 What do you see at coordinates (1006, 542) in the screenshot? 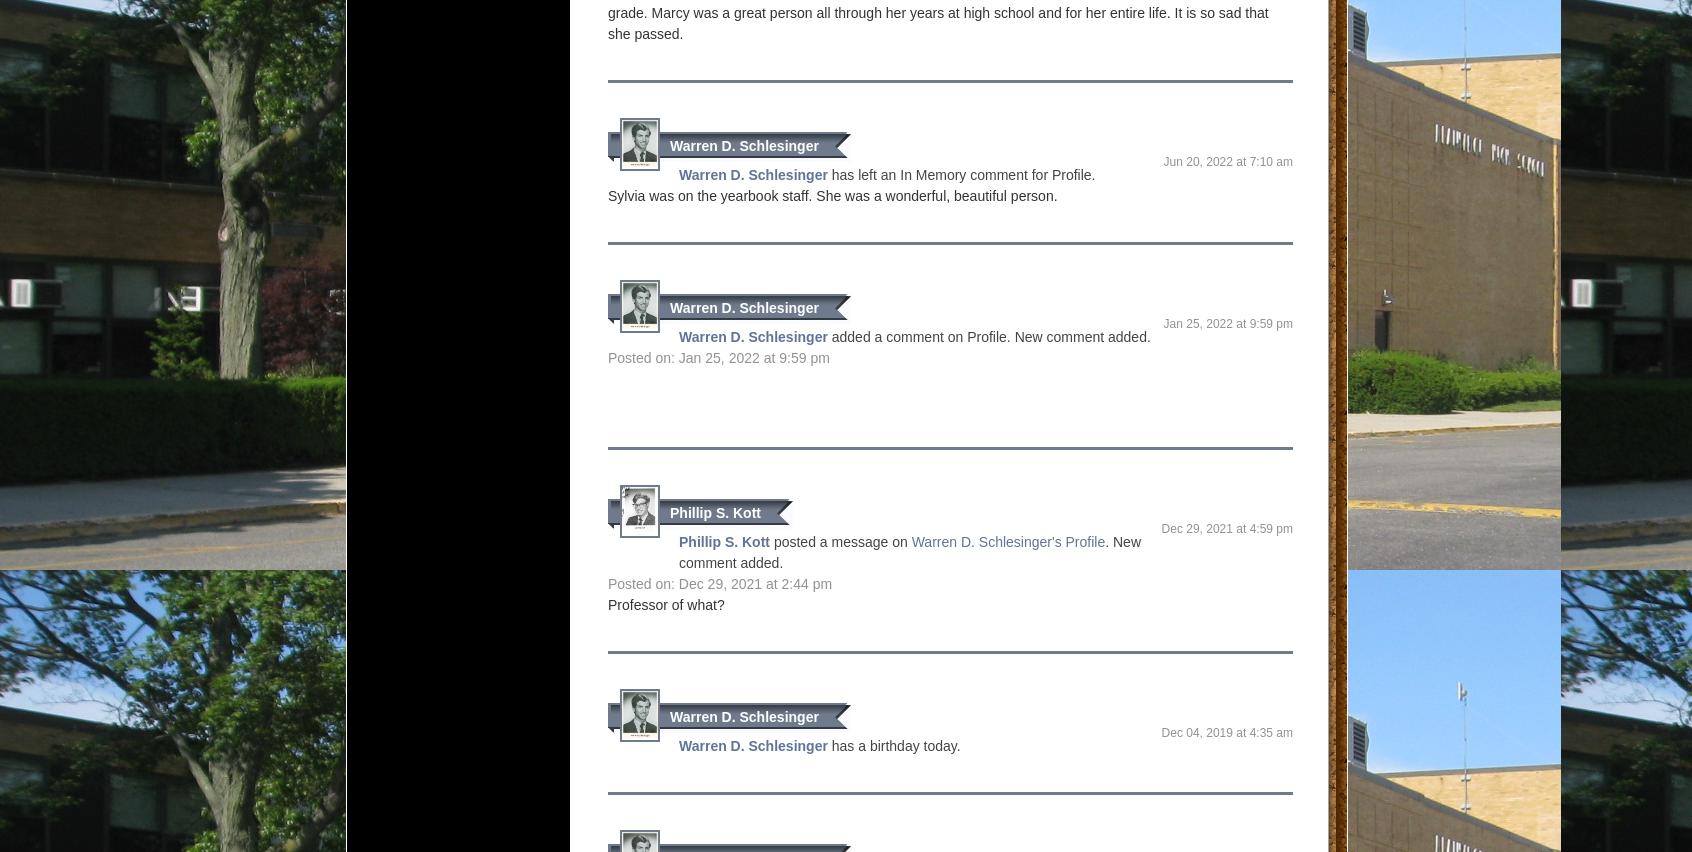
I see `'Warren D. Schlesinger's Profile'` at bounding box center [1006, 542].